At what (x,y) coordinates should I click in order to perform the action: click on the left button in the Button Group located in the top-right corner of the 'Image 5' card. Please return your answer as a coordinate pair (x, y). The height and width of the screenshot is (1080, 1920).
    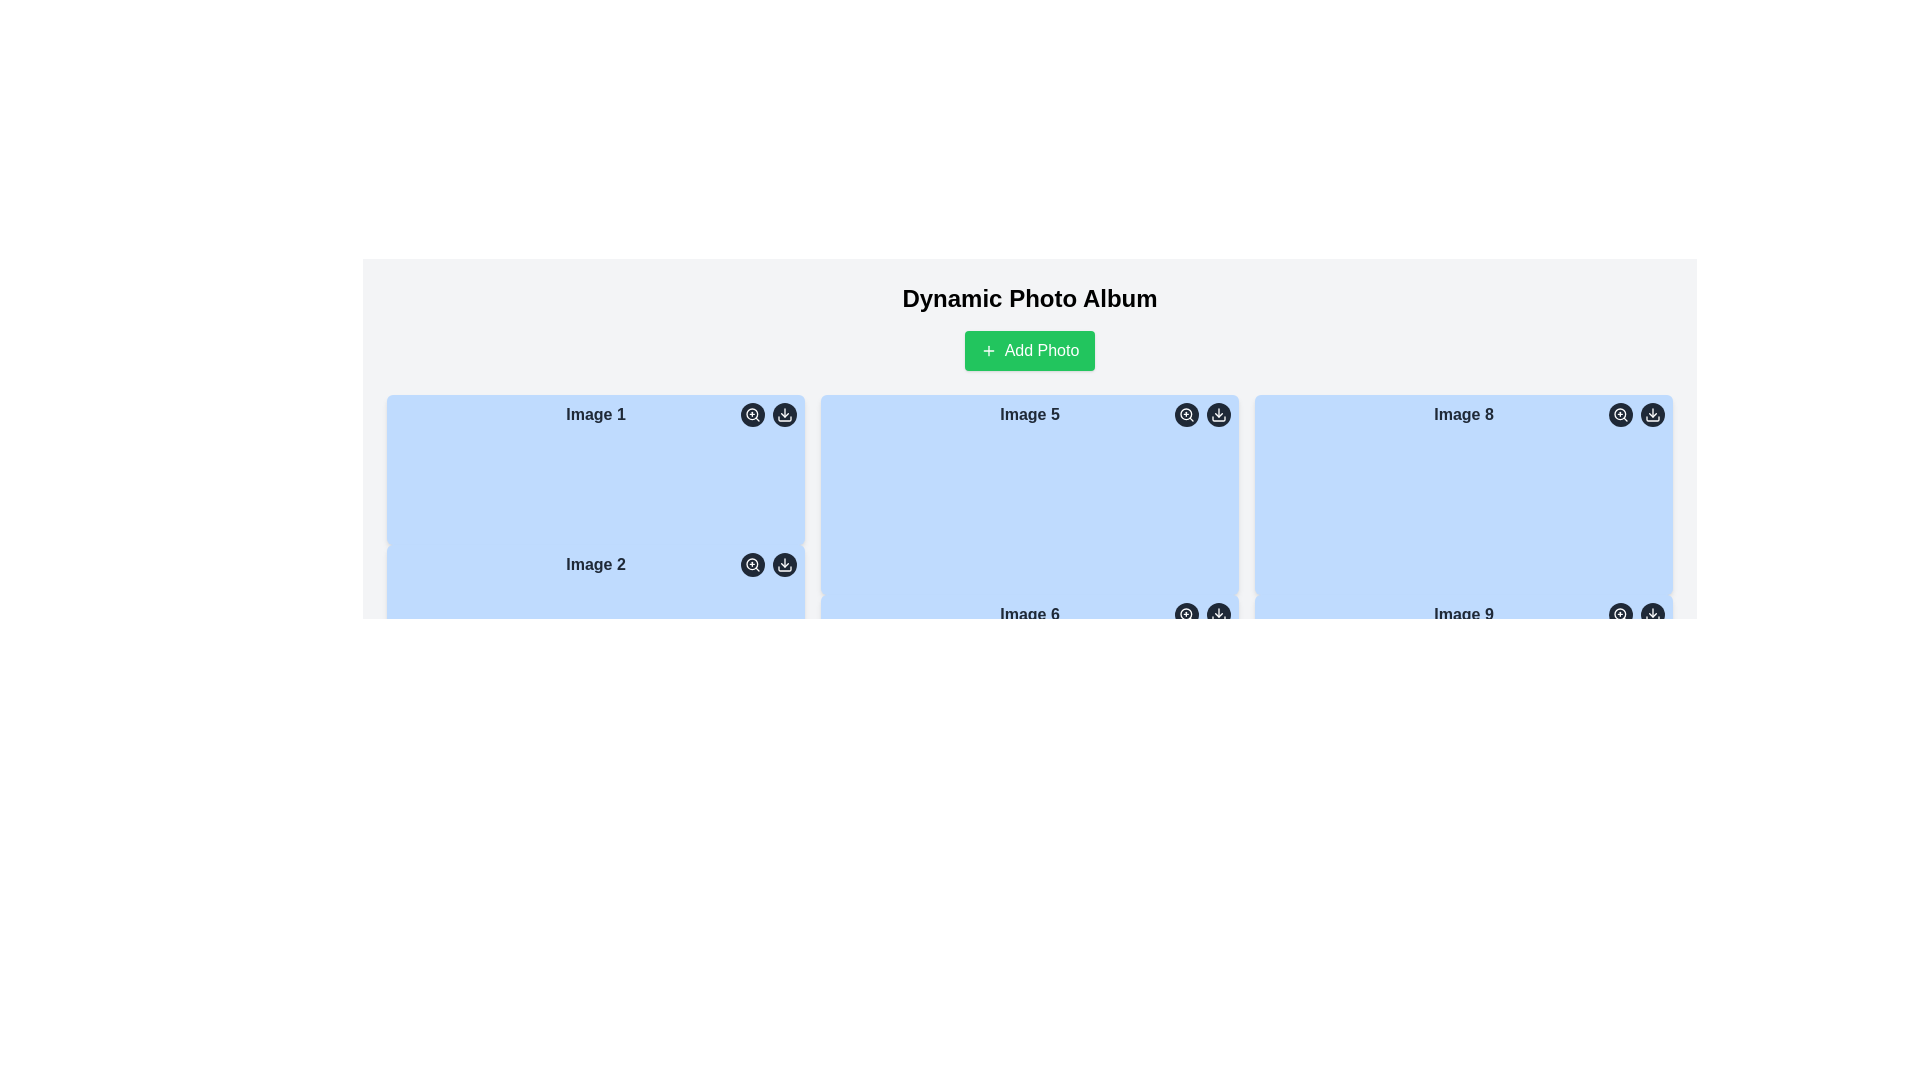
    Looking at the image, I should click on (1202, 414).